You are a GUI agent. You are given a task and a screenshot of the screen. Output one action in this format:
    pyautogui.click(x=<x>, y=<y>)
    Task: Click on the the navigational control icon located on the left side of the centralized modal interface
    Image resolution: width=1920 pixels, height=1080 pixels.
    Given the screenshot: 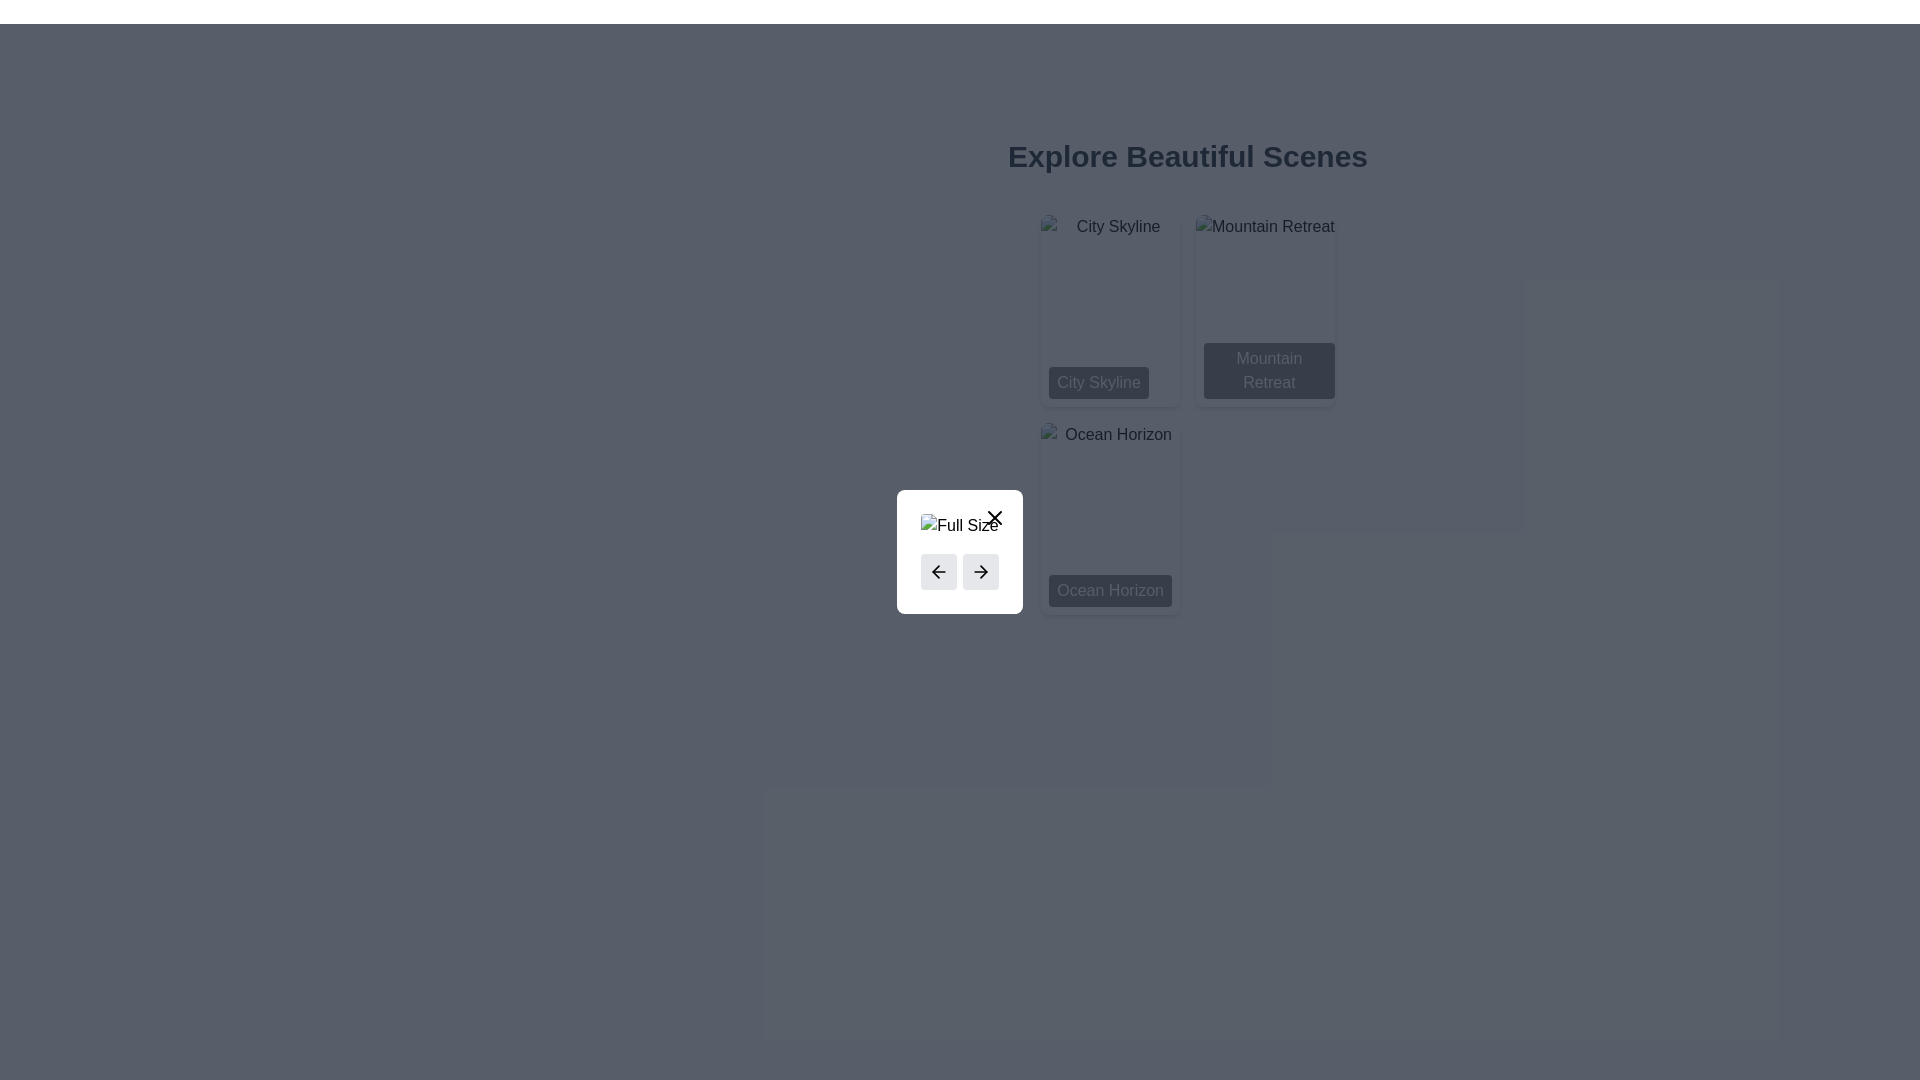 What is the action you would take?
    pyautogui.click(x=935, y=571)
    